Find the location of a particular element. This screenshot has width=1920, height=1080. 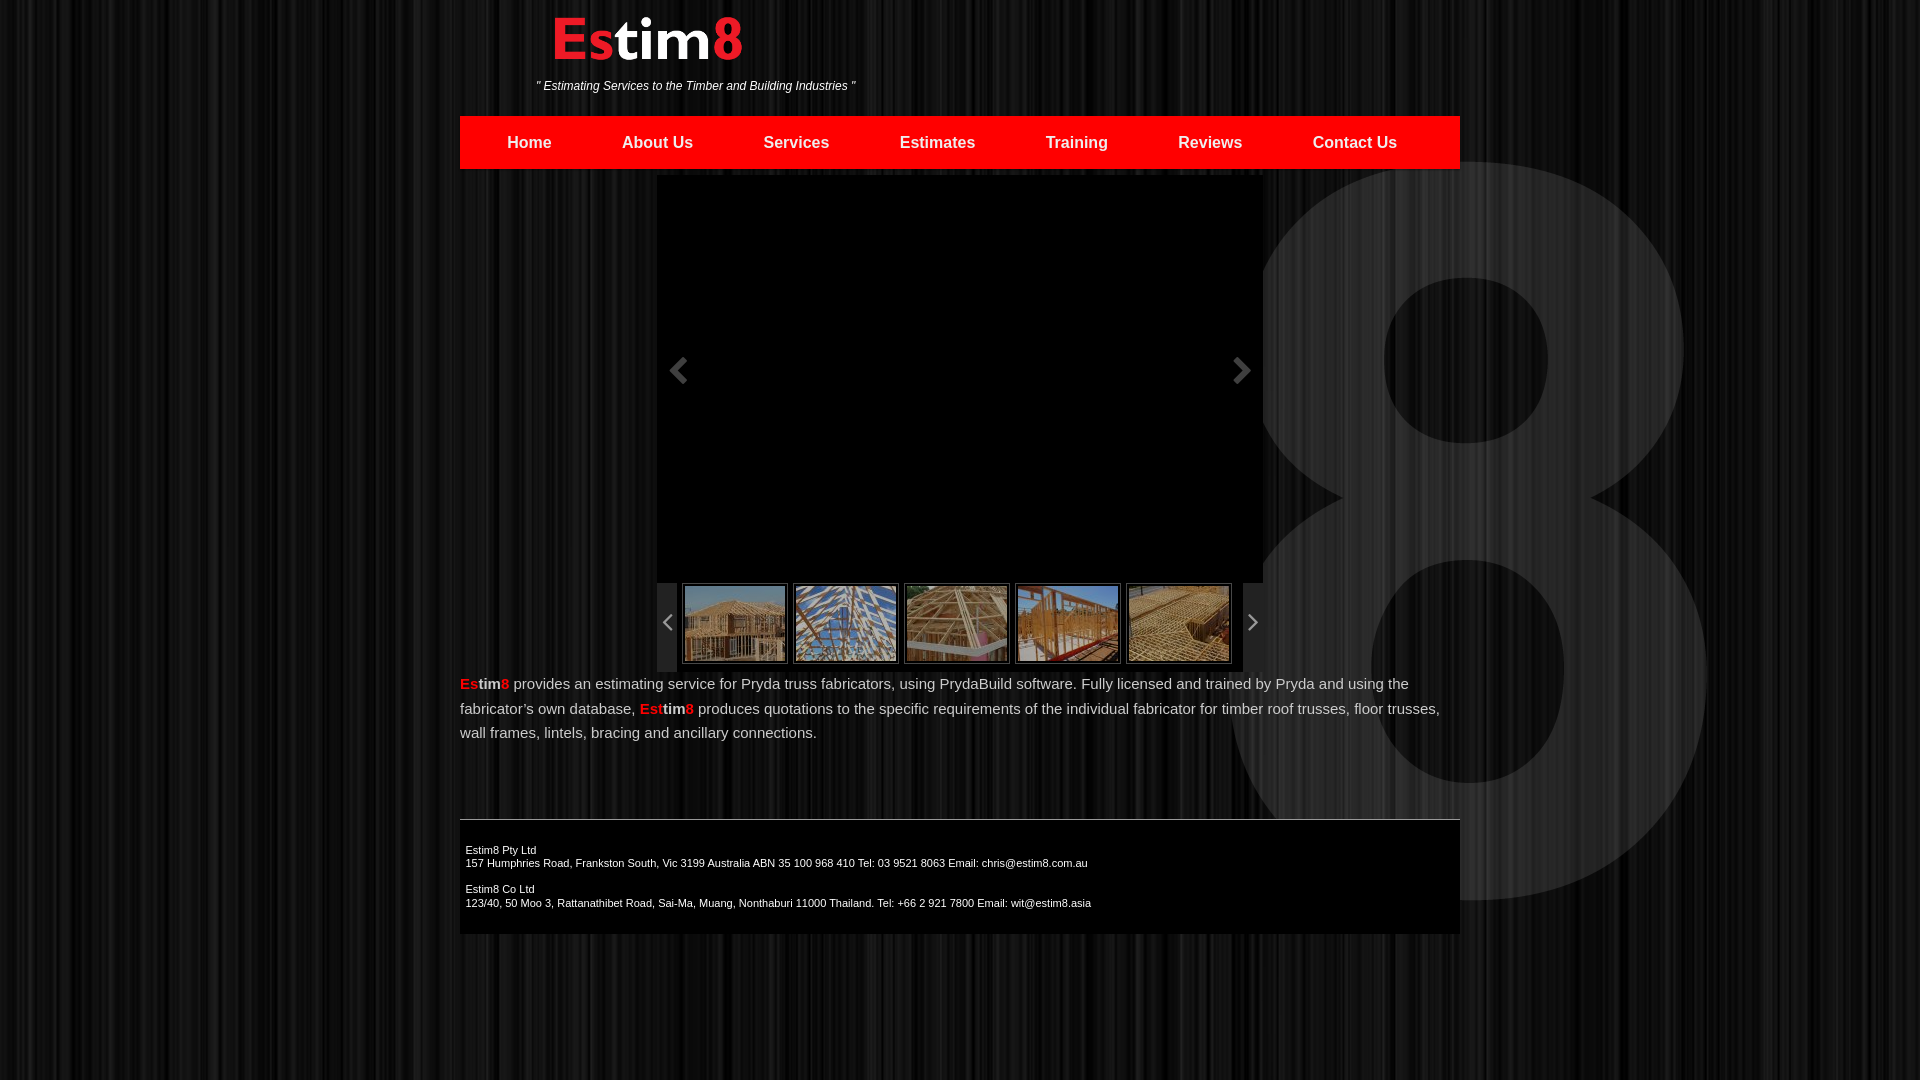

'Estim8' is located at coordinates (648, 47).